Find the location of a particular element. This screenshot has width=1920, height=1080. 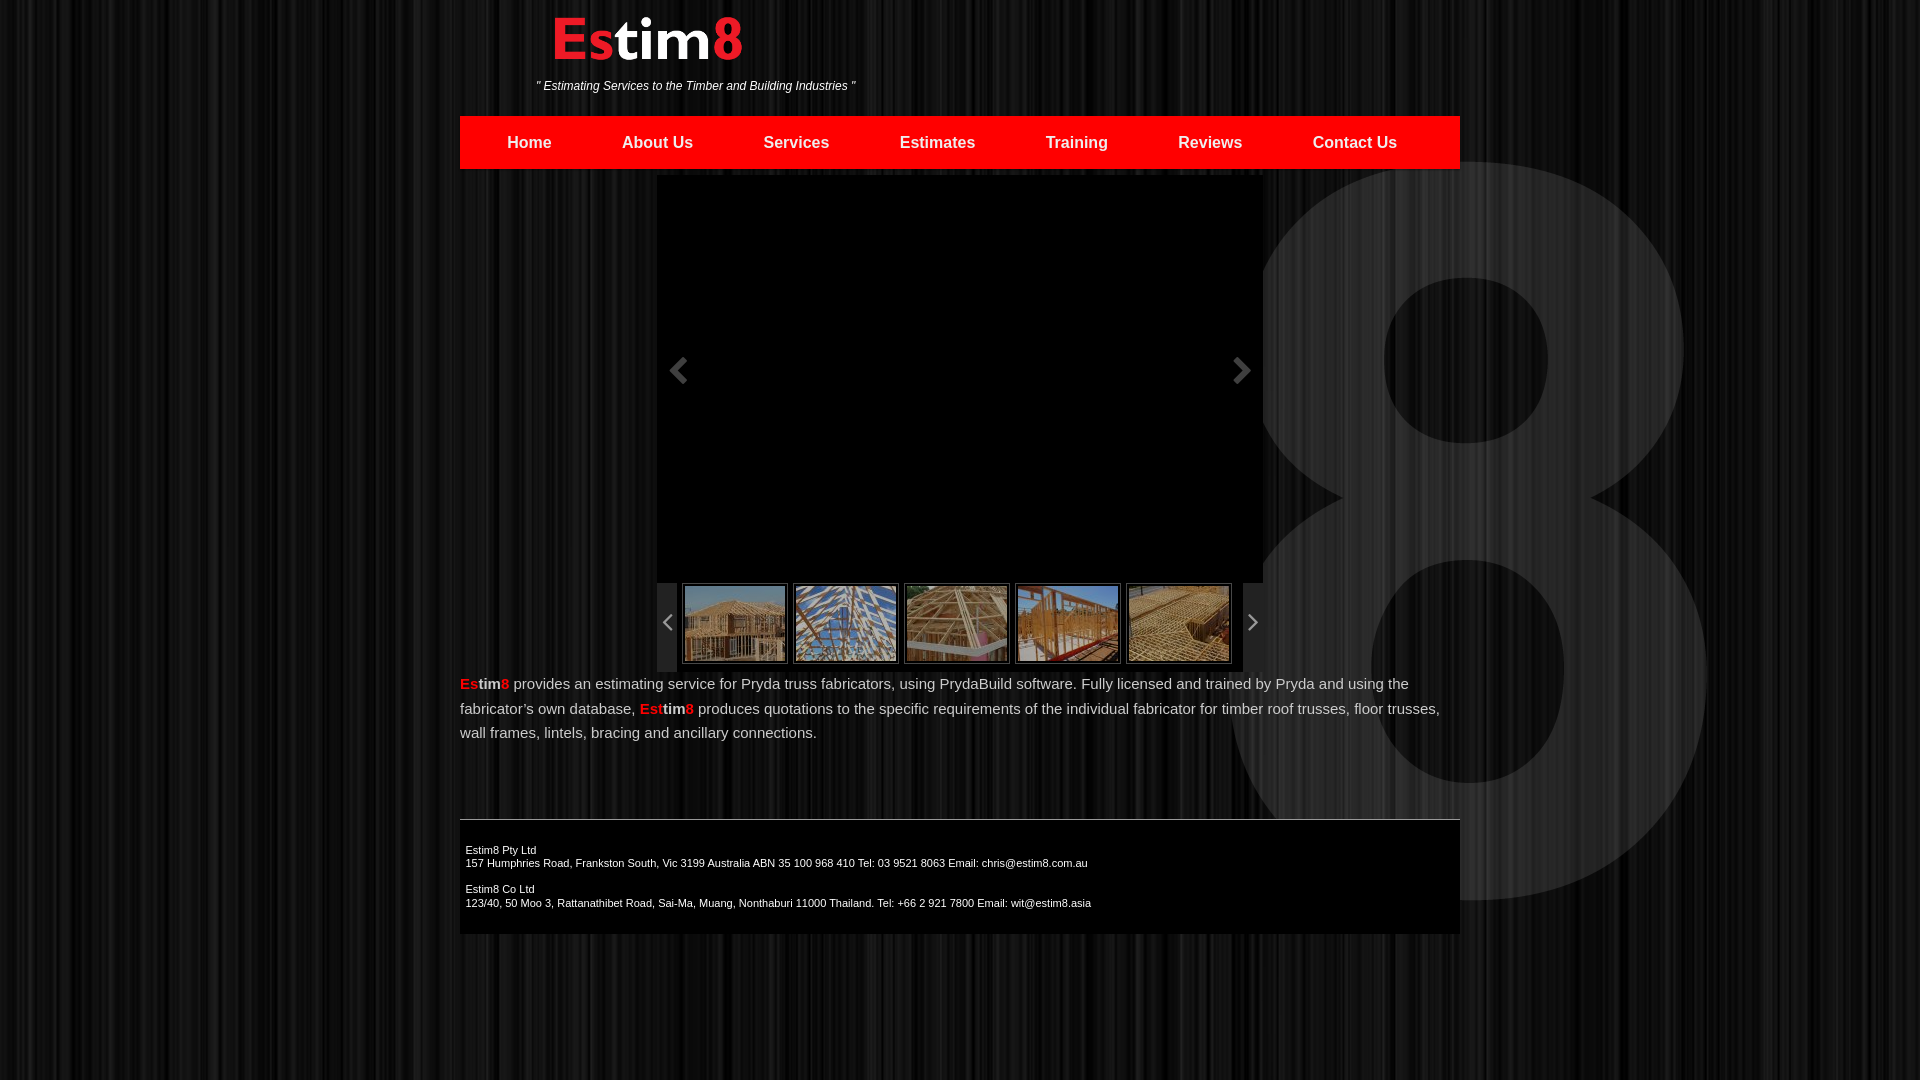

'Estim8' is located at coordinates (648, 47).